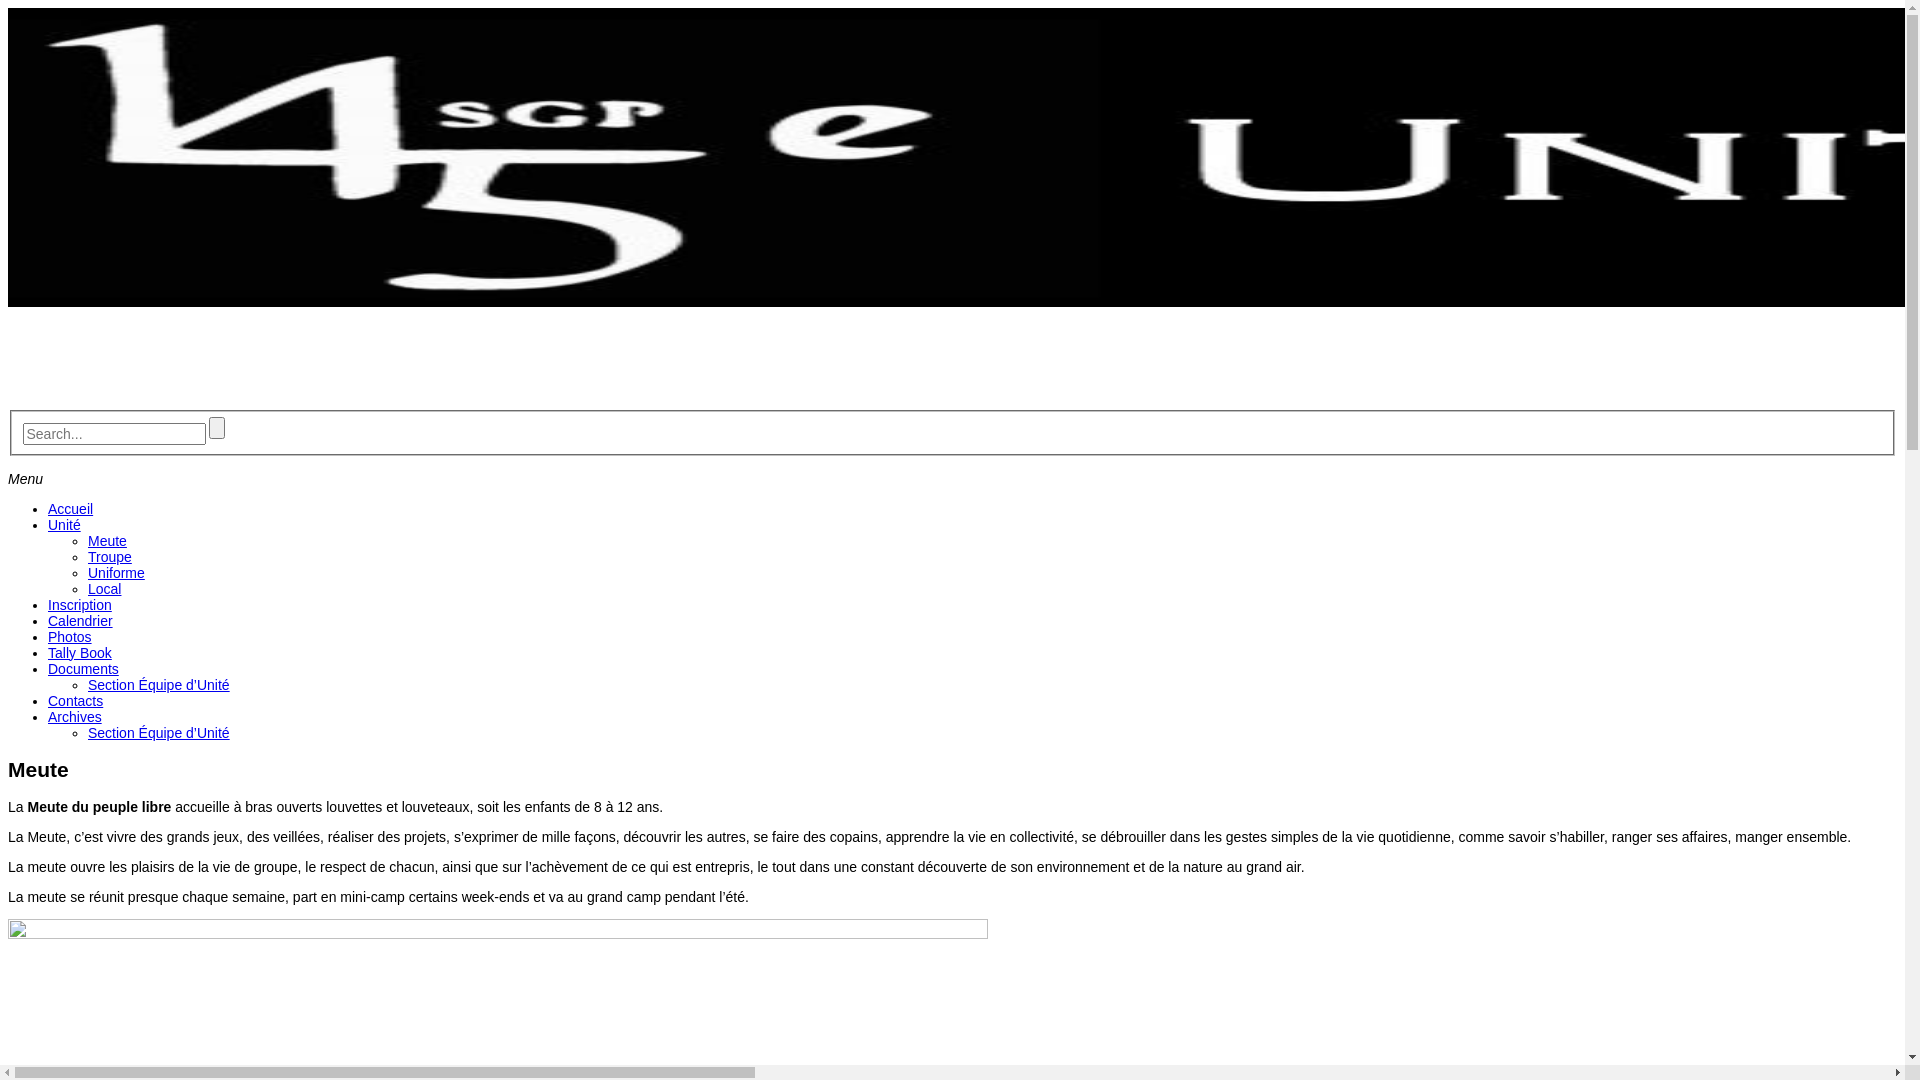 The width and height of the screenshot is (1920, 1080). Describe the element at coordinates (115, 573) in the screenshot. I see `'Uniforme'` at that location.